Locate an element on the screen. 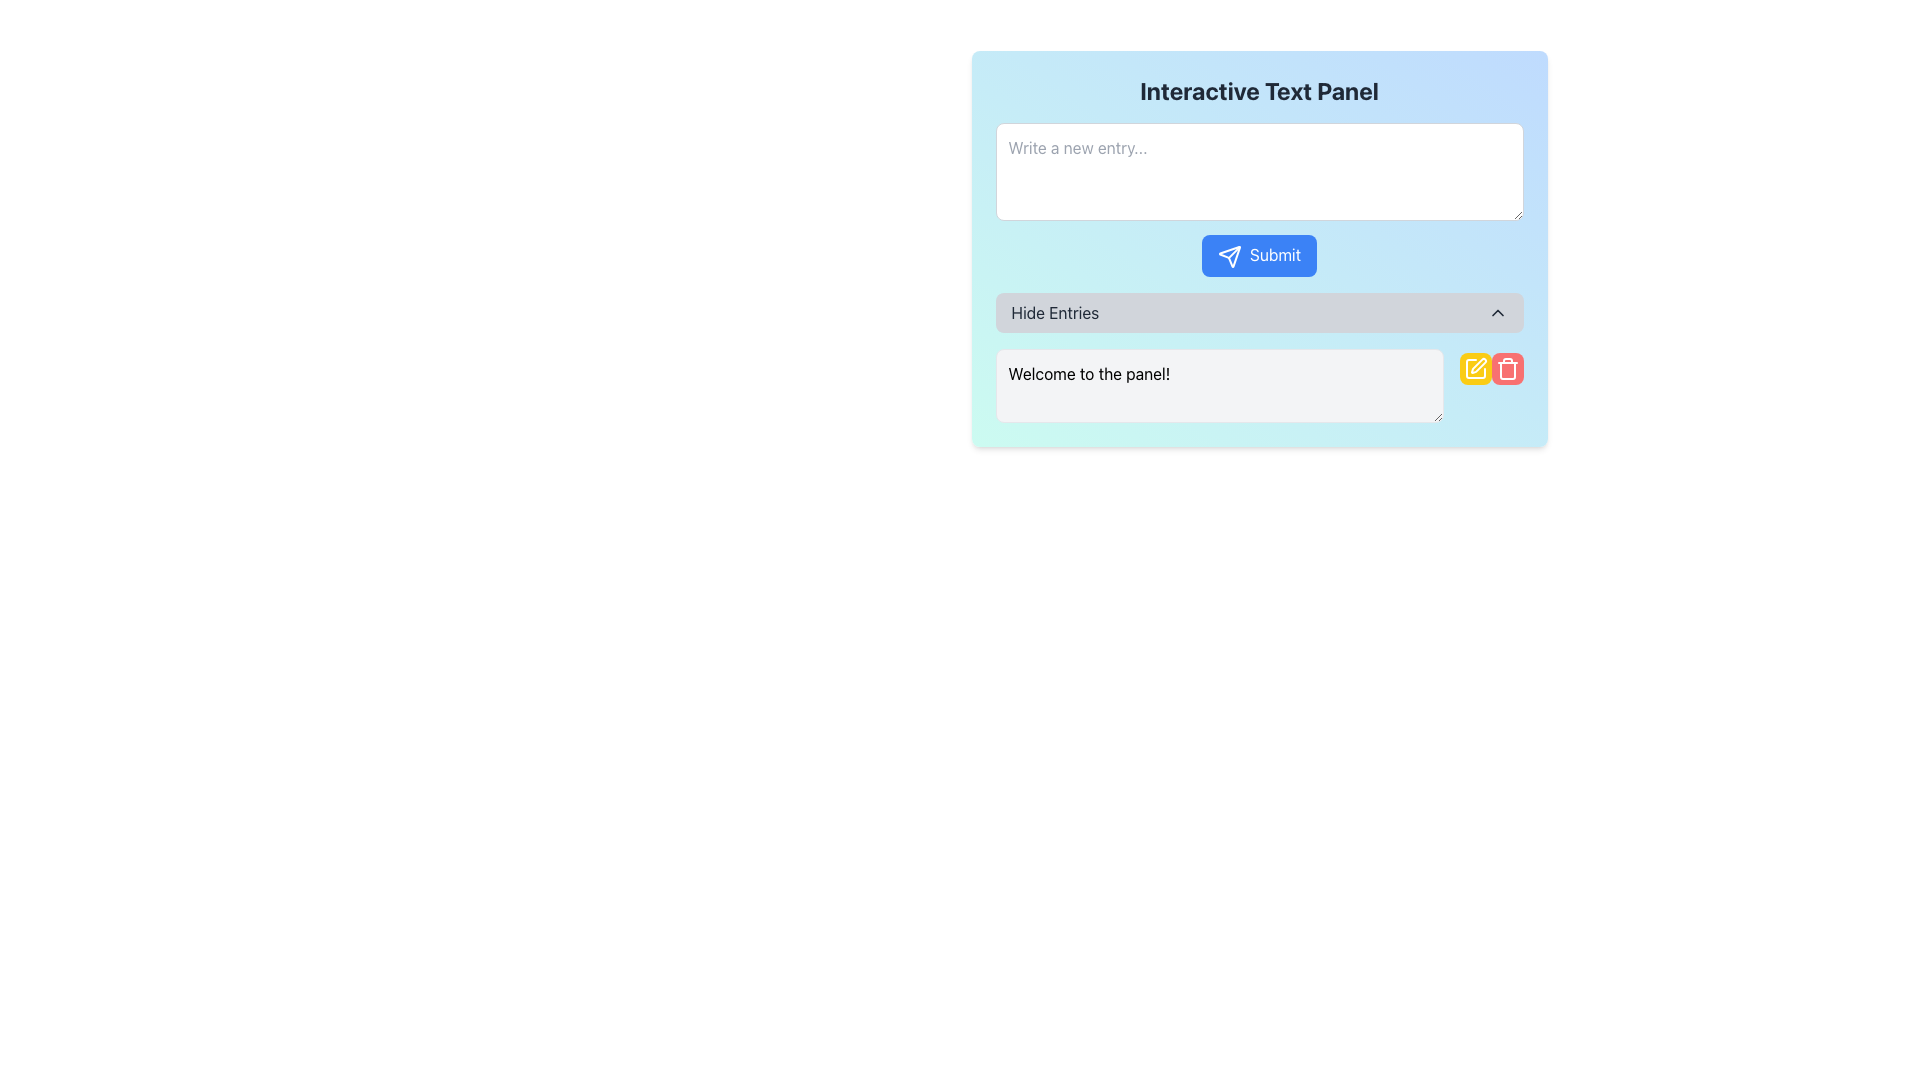  the trash bin icon button, which is styled in white color with rounded edges and enclosed in a red circular background, located at the bottom right of the panel adjacent to a yellow pencil icon is located at coordinates (1507, 368).